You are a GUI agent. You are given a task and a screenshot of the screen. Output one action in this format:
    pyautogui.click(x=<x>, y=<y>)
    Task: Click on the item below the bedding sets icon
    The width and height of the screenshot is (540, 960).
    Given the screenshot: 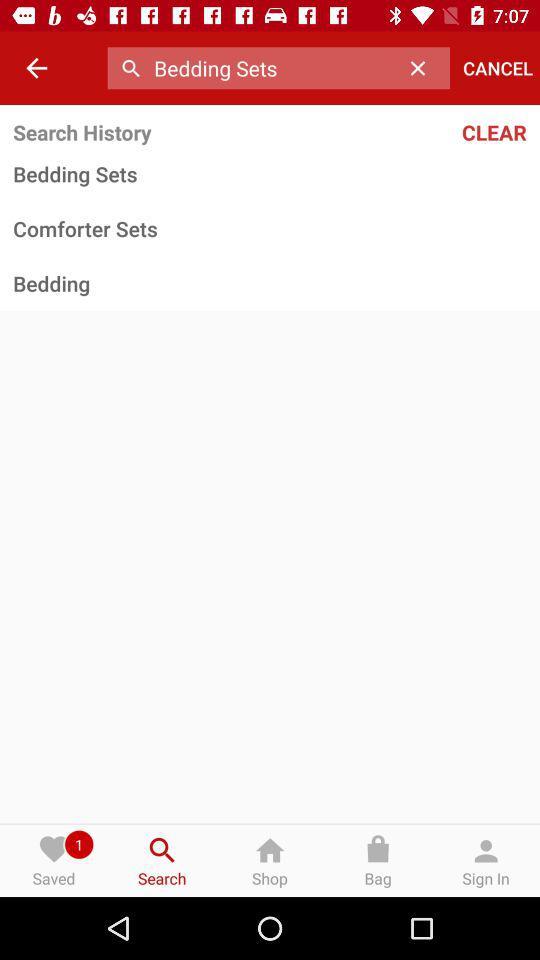 What is the action you would take?
    pyautogui.click(x=270, y=228)
    